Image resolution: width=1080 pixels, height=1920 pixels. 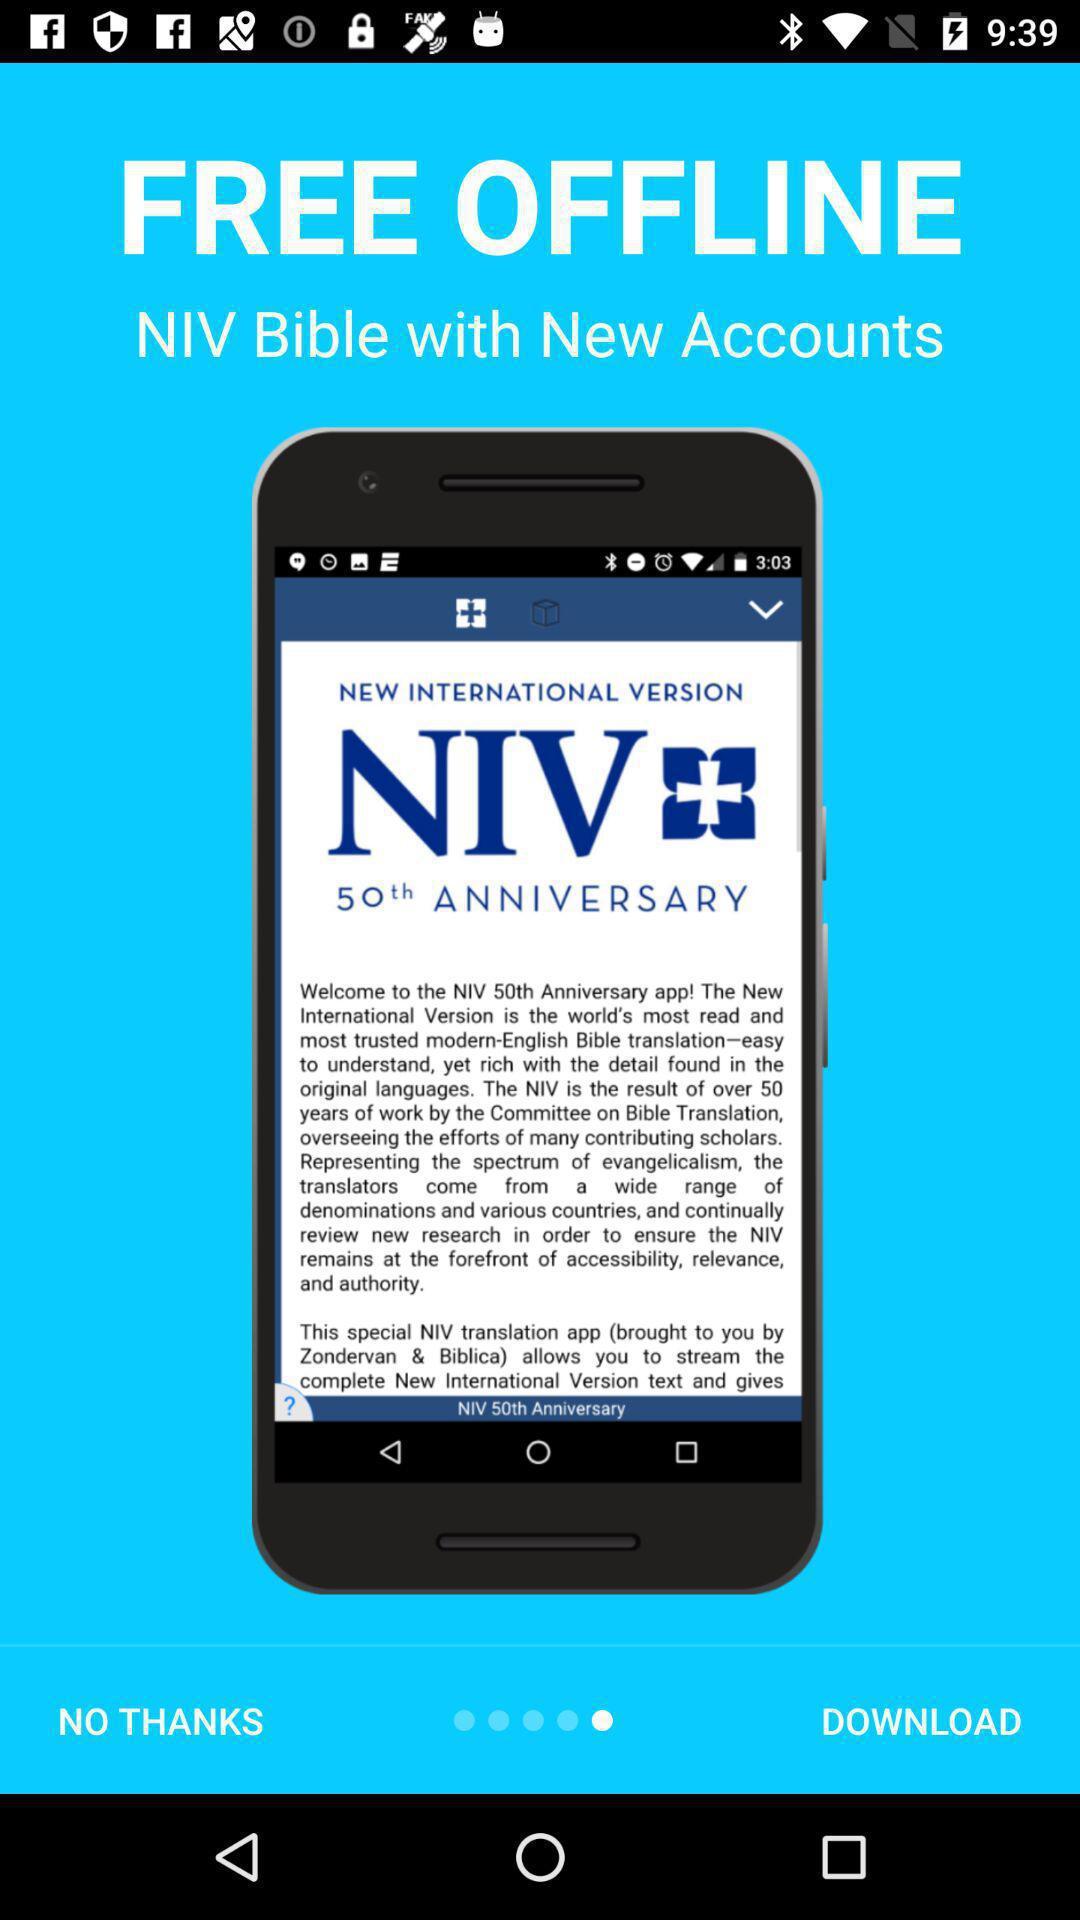 What do you see at coordinates (159, 1719) in the screenshot?
I see `no thanks` at bounding box center [159, 1719].